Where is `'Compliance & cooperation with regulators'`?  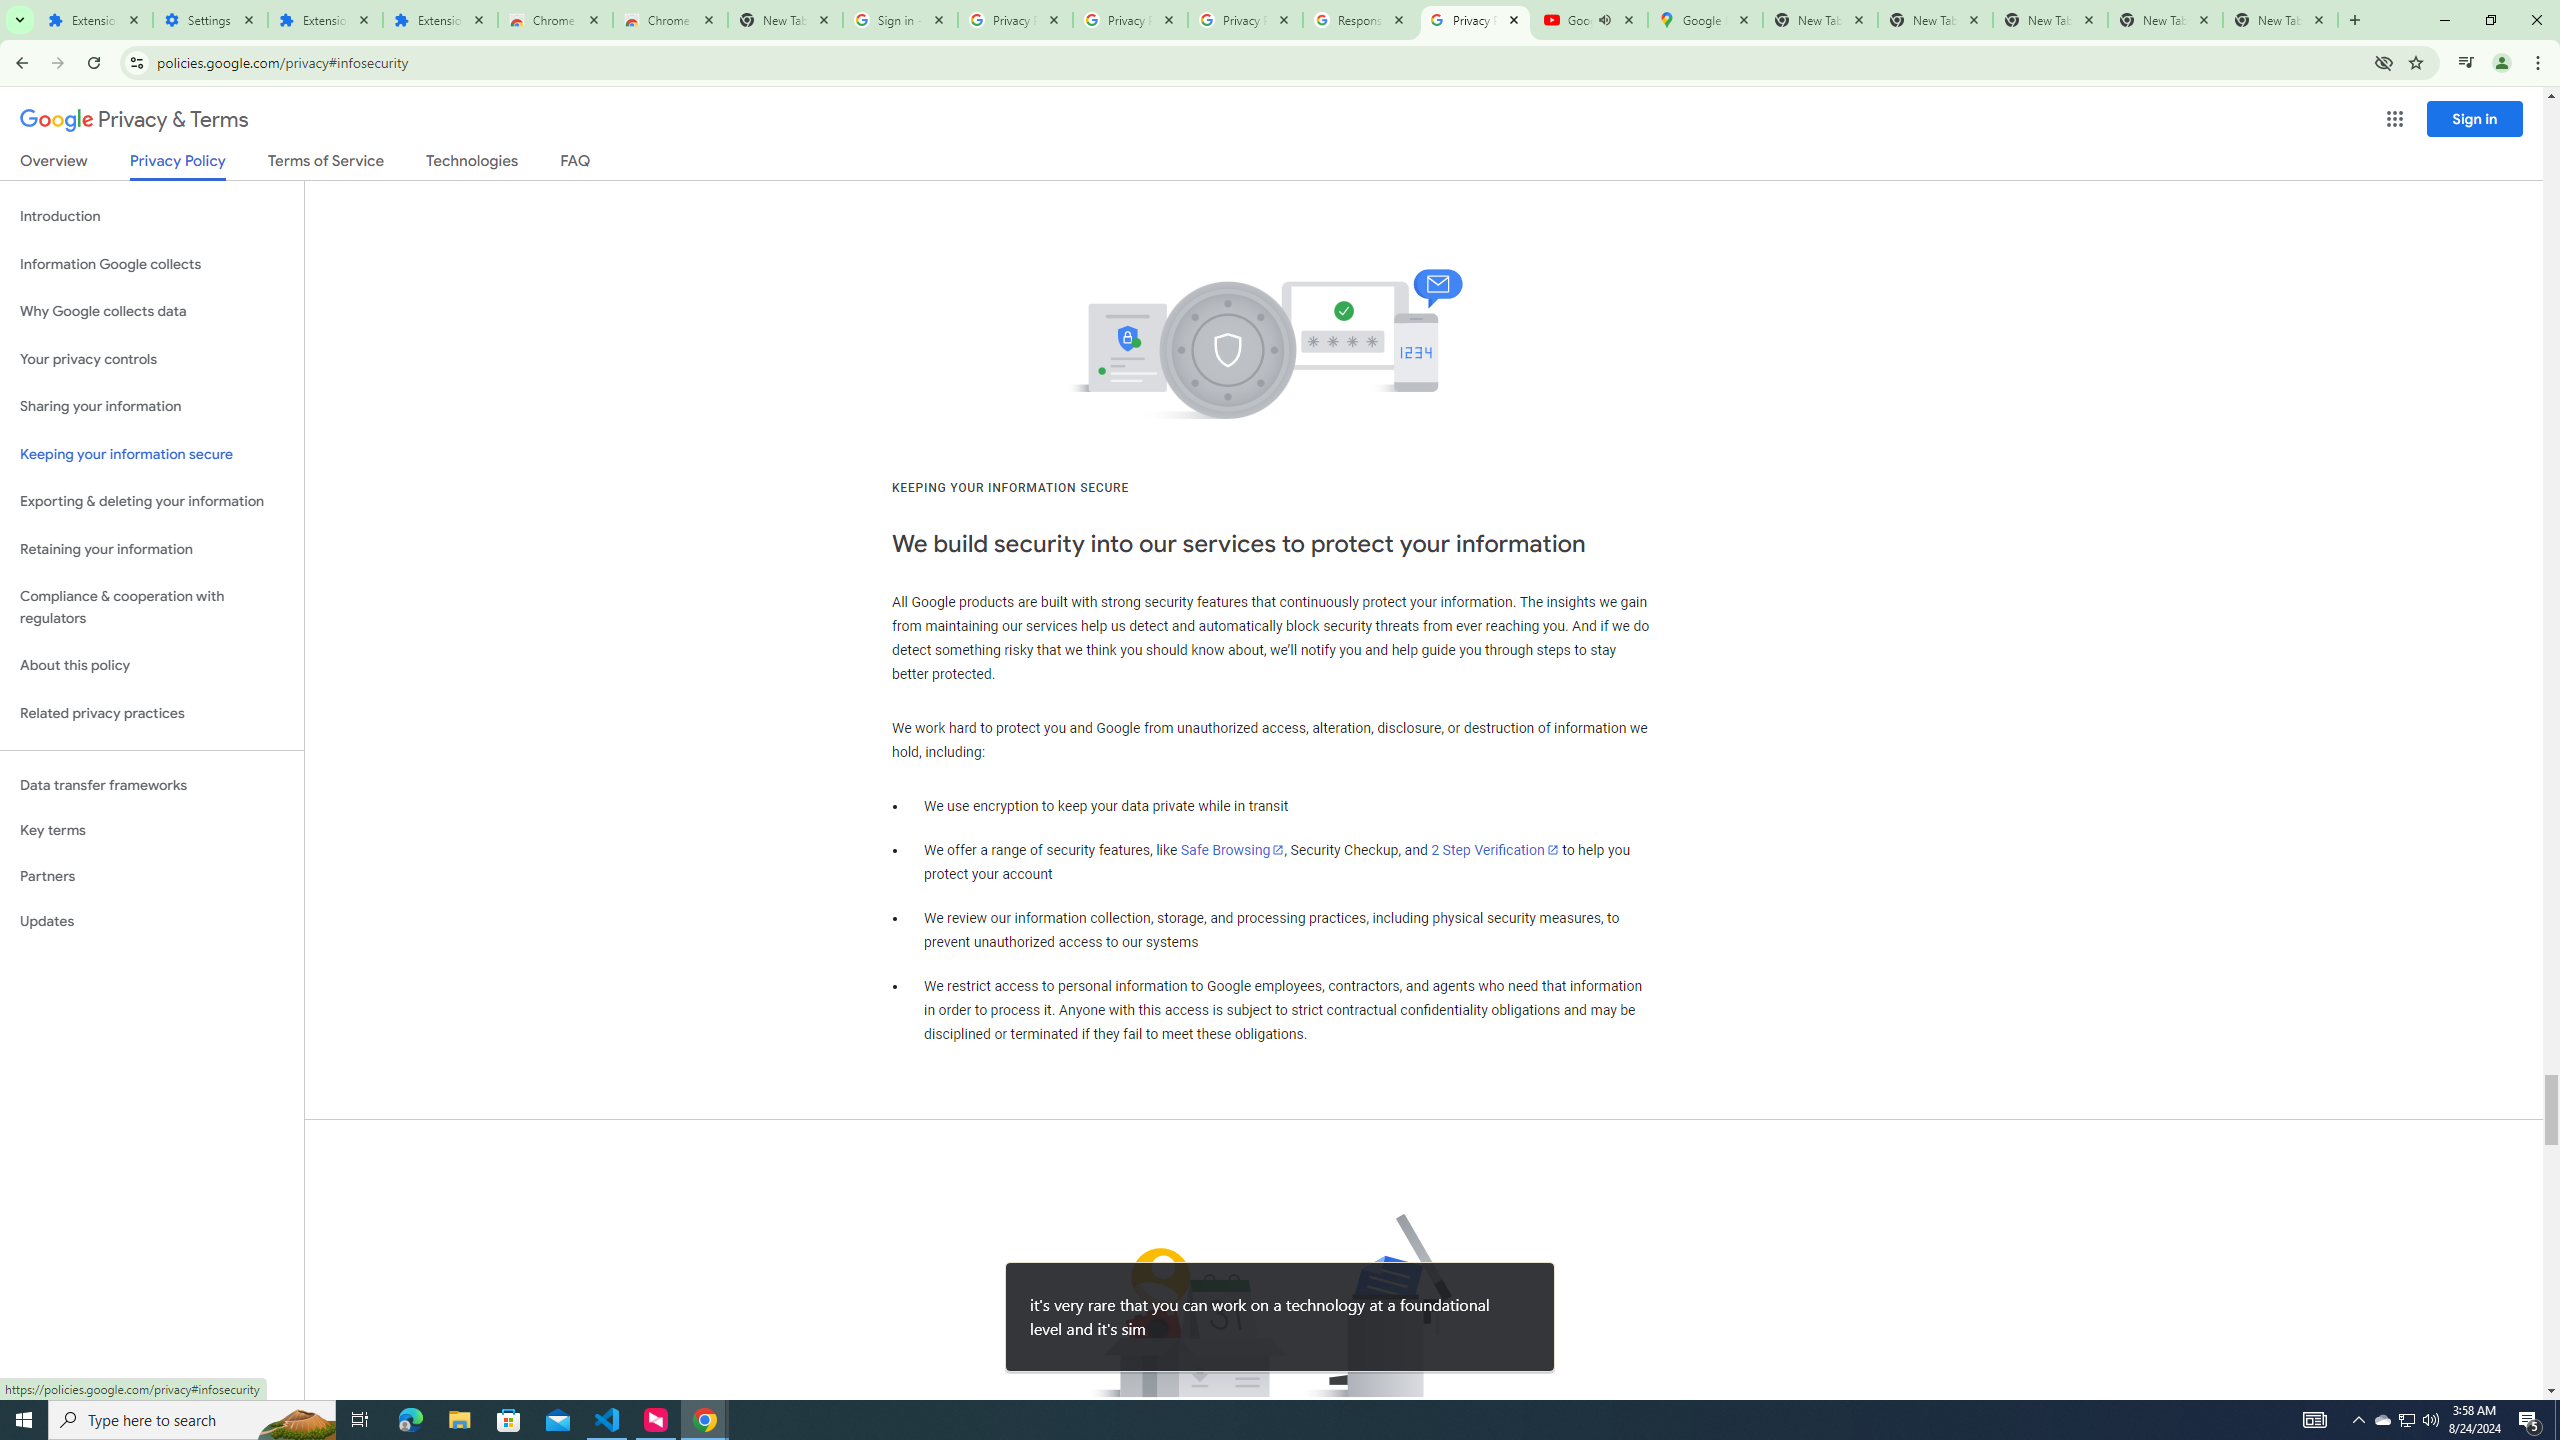 'Compliance & cooperation with regulators' is located at coordinates (151, 608).